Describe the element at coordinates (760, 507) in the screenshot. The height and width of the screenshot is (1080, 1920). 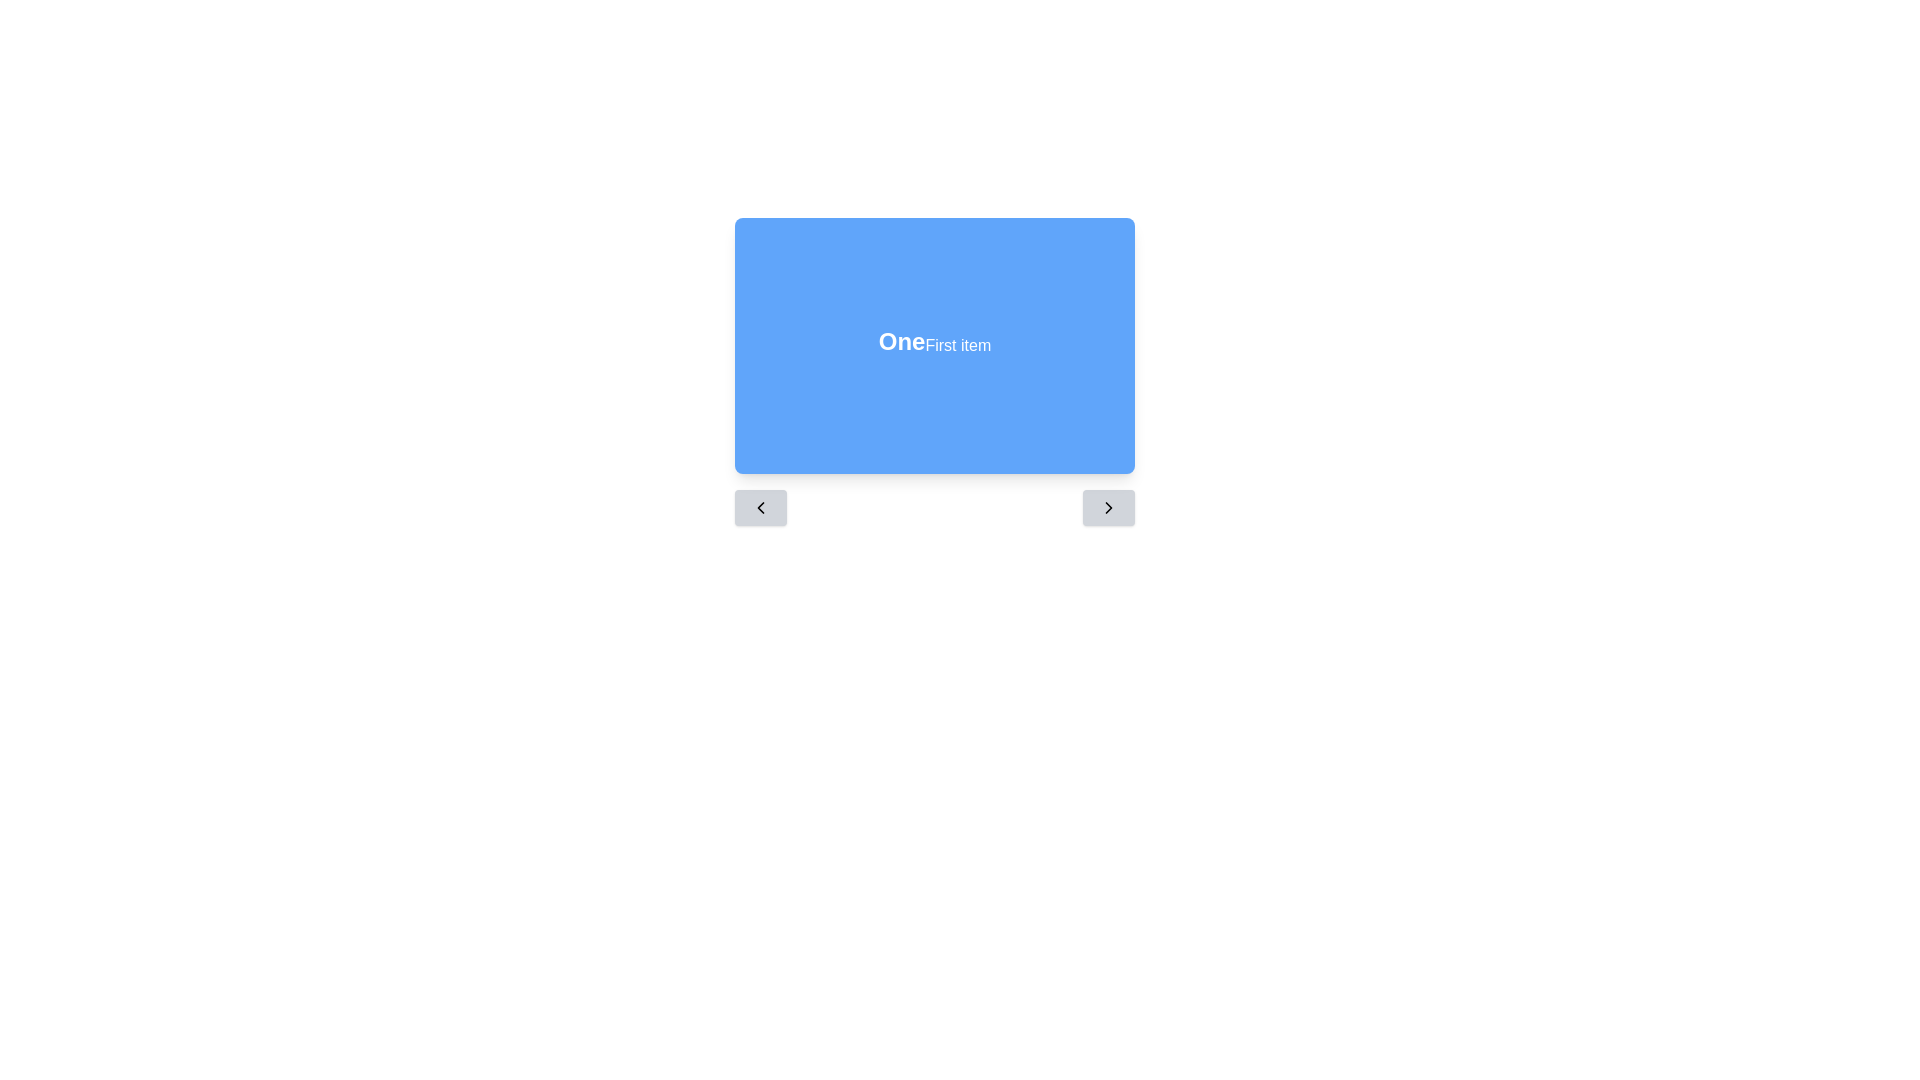
I see `the chevron-shaped left arrow icon with a black stroke, located within a gray rounded button to observe styling changes` at that location.